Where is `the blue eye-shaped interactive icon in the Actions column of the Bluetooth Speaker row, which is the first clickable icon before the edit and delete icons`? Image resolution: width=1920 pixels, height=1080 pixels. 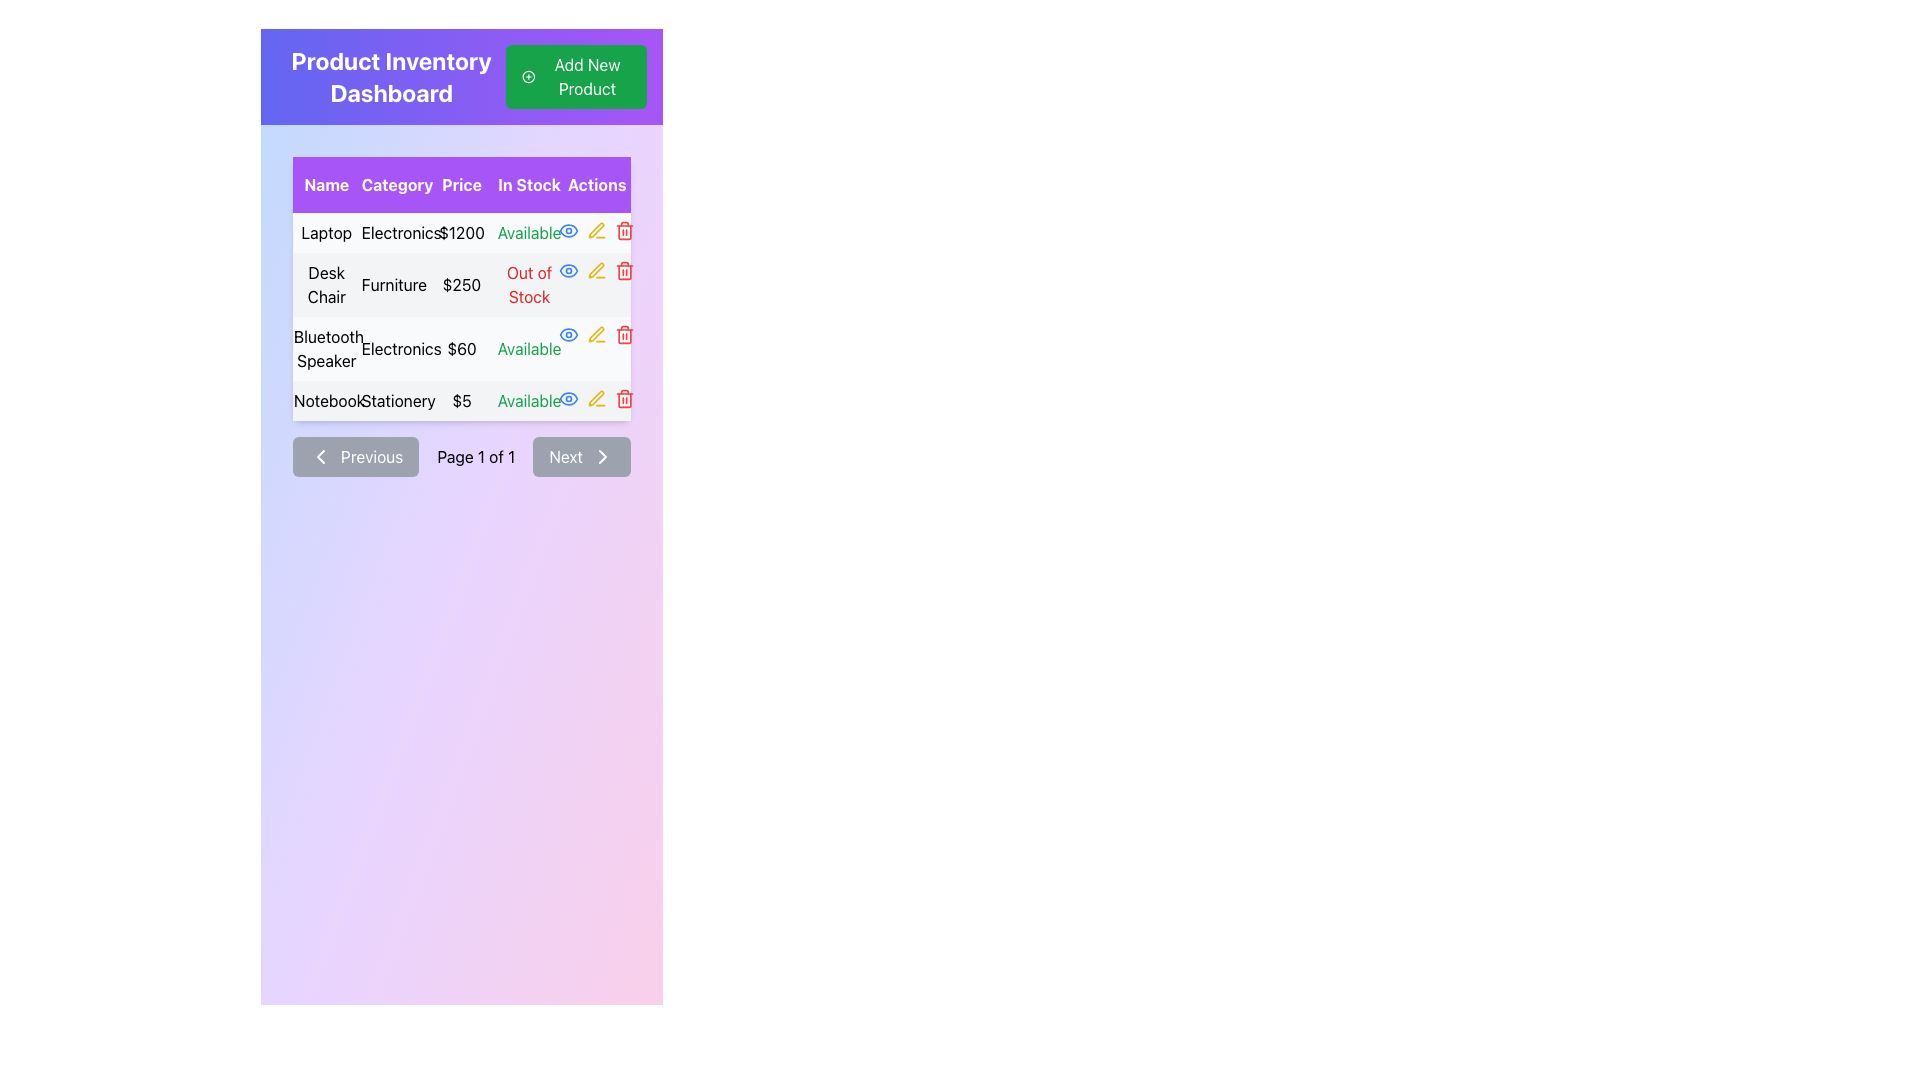 the blue eye-shaped interactive icon in the Actions column of the Bluetooth Speaker row, which is the first clickable icon before the edit and delete icons is located at coordinates (568, 334).